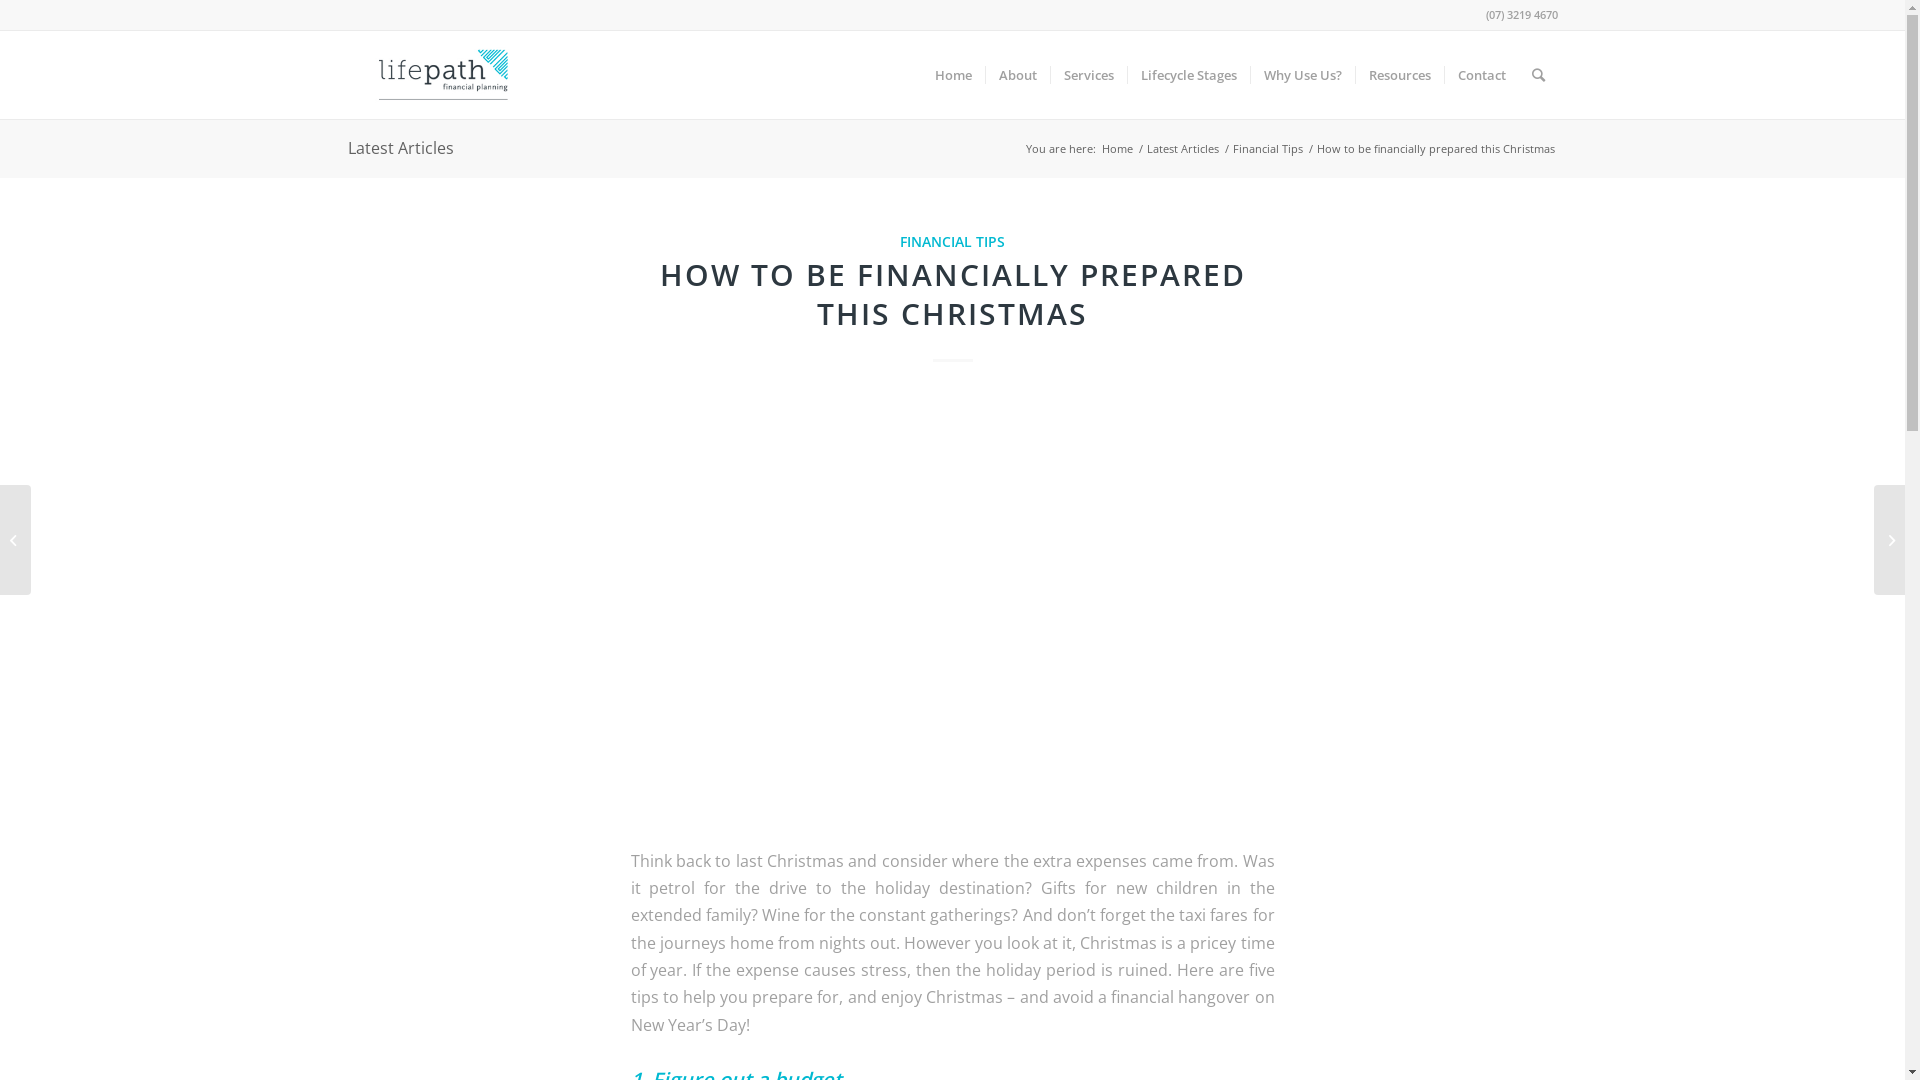 The image size is (1920, 1080). I want to click on 'Home', so click(1115, 147).